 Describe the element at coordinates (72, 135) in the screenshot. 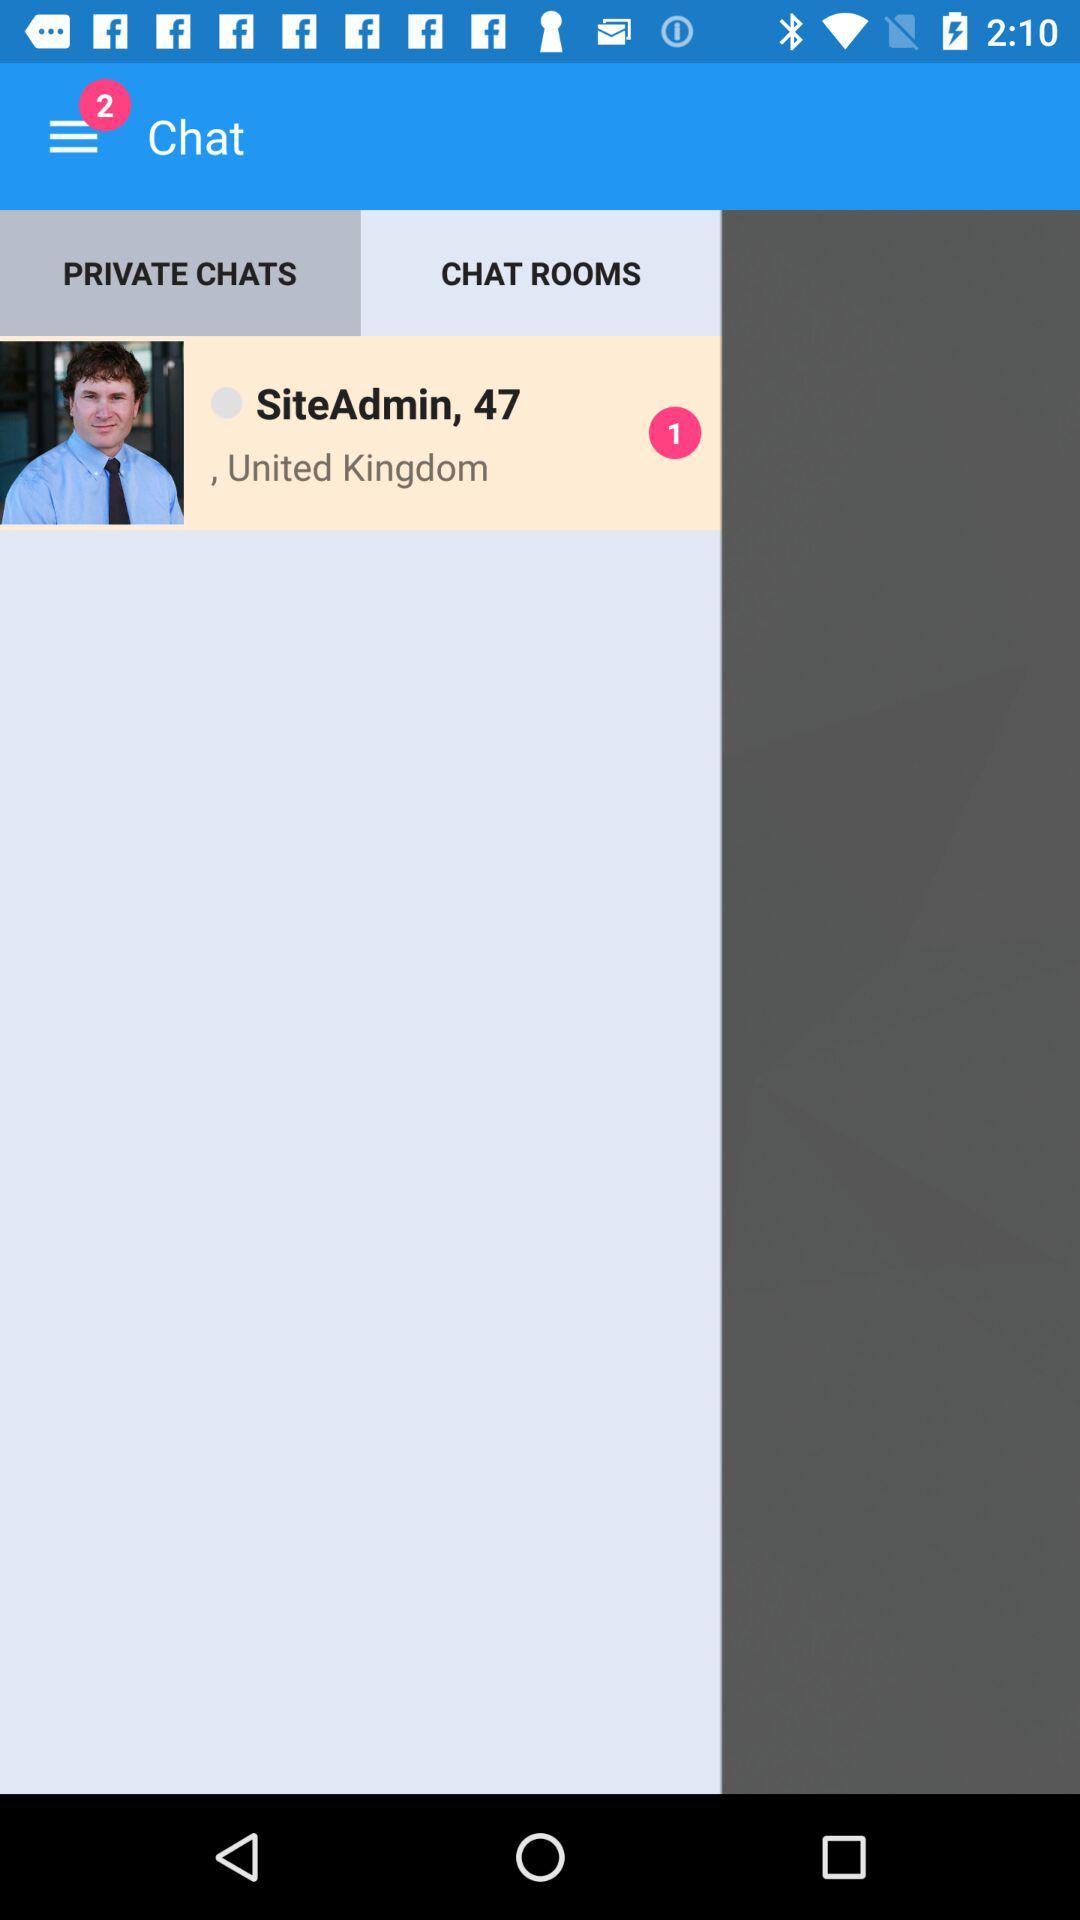

I see `the icon above private chats item` at that location.